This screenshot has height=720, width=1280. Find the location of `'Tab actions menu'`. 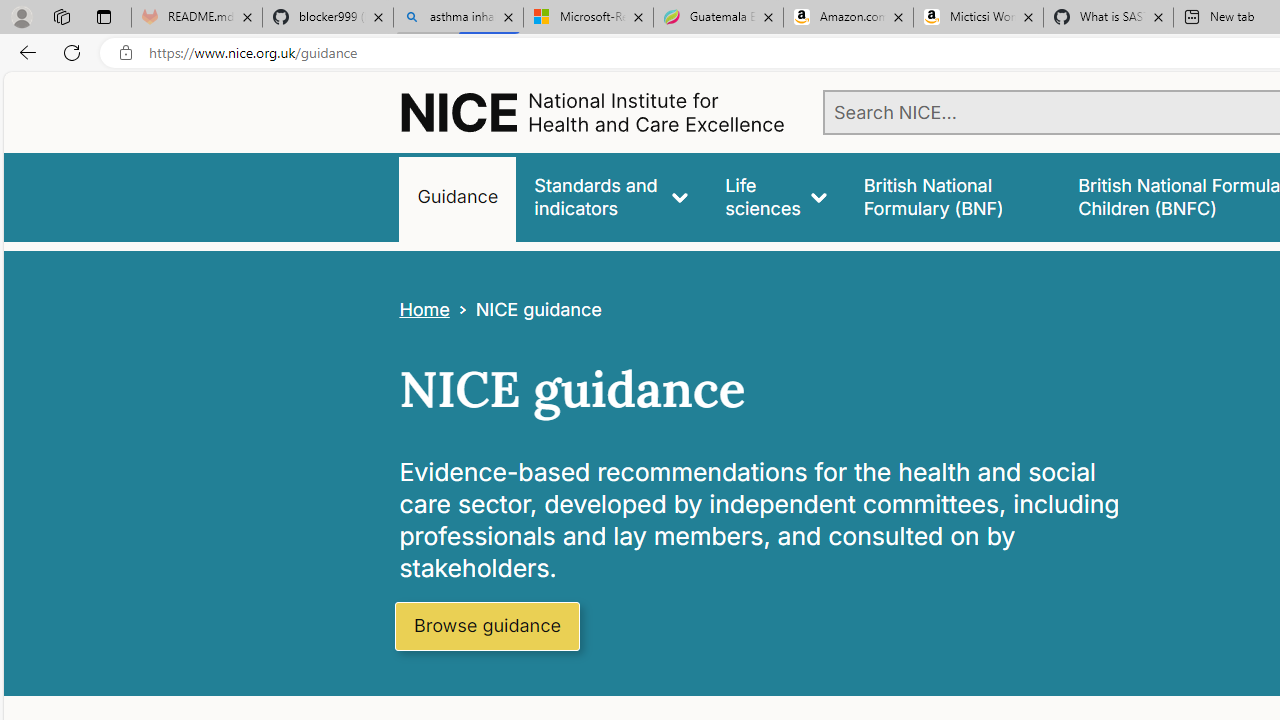

'Tab actions menu' is located at coordinates (103, 16).